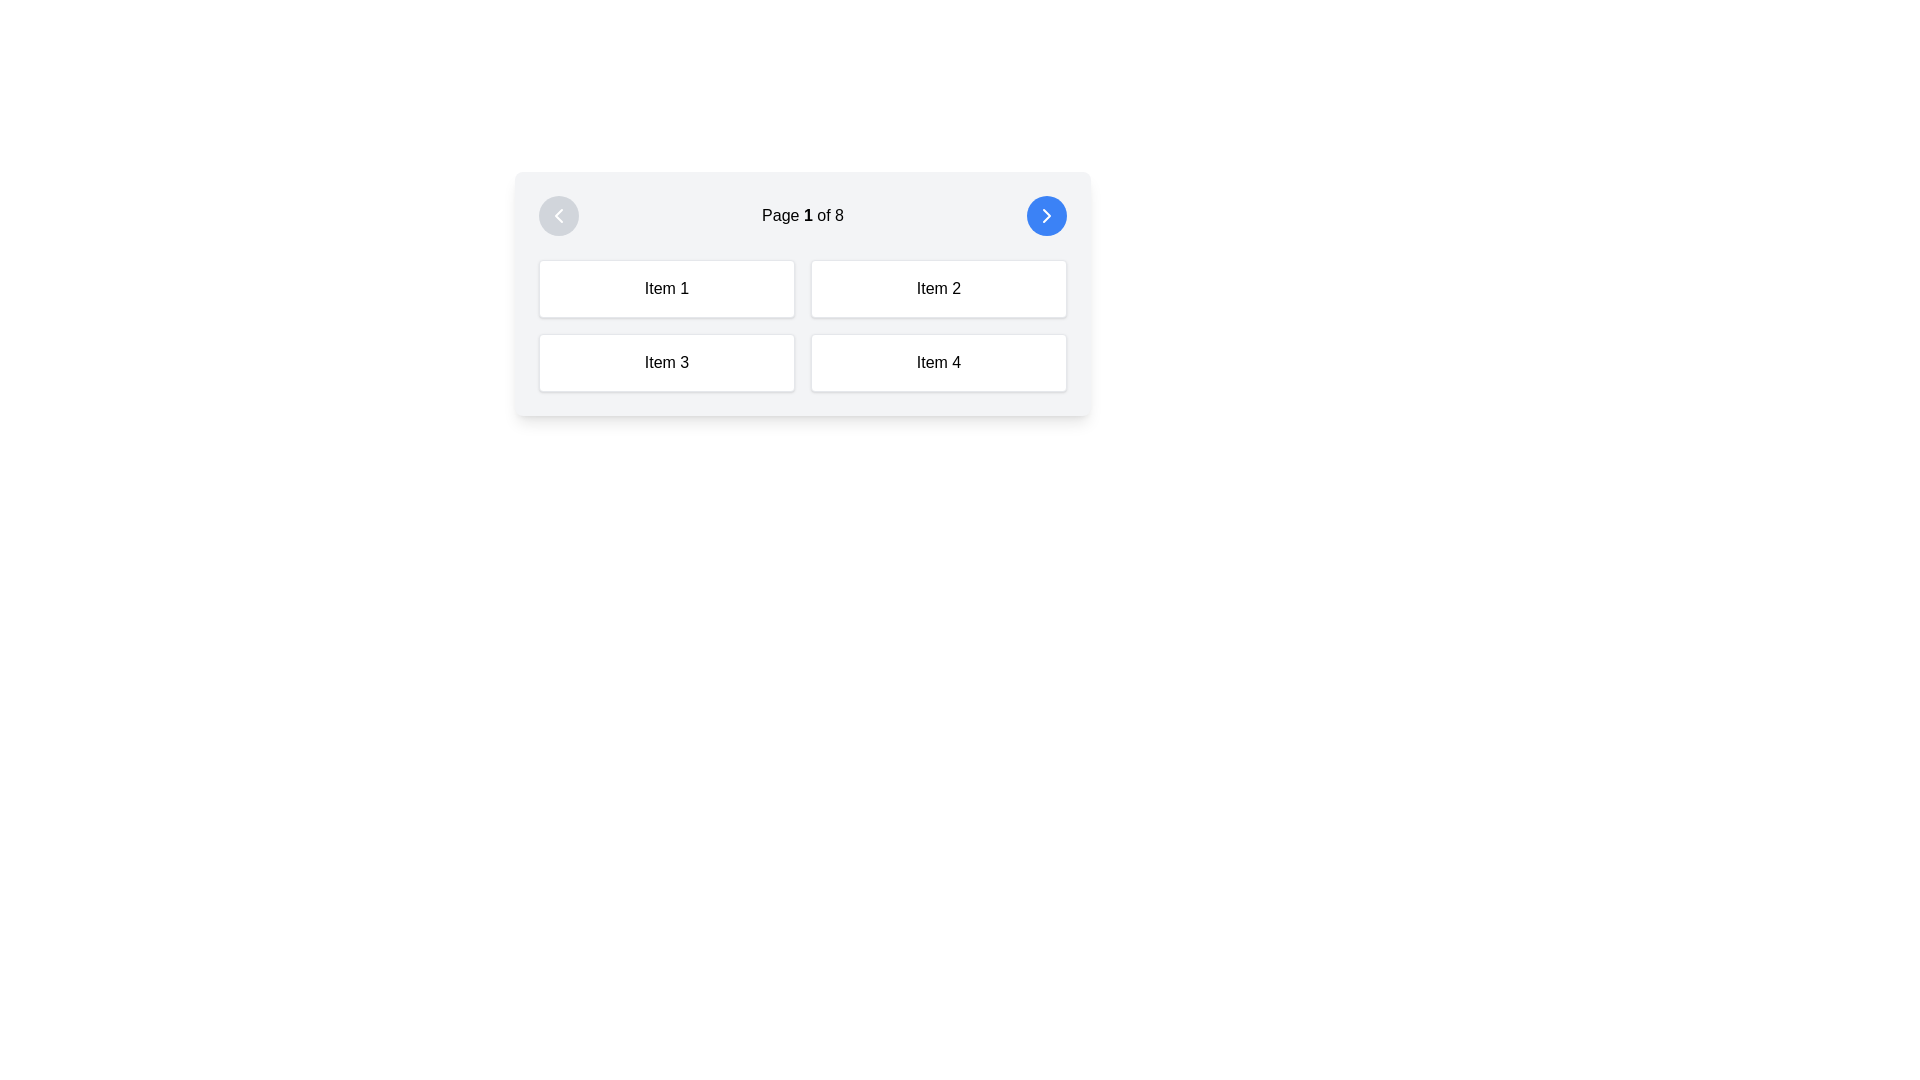 The height and width of the screenshot is (1080, 1920). What do you see at coordinates (938, 362) in the screenshot?
I see `the label in the bottom-right corner of the 2x2 grid layout` at bounding box center [938, 362].